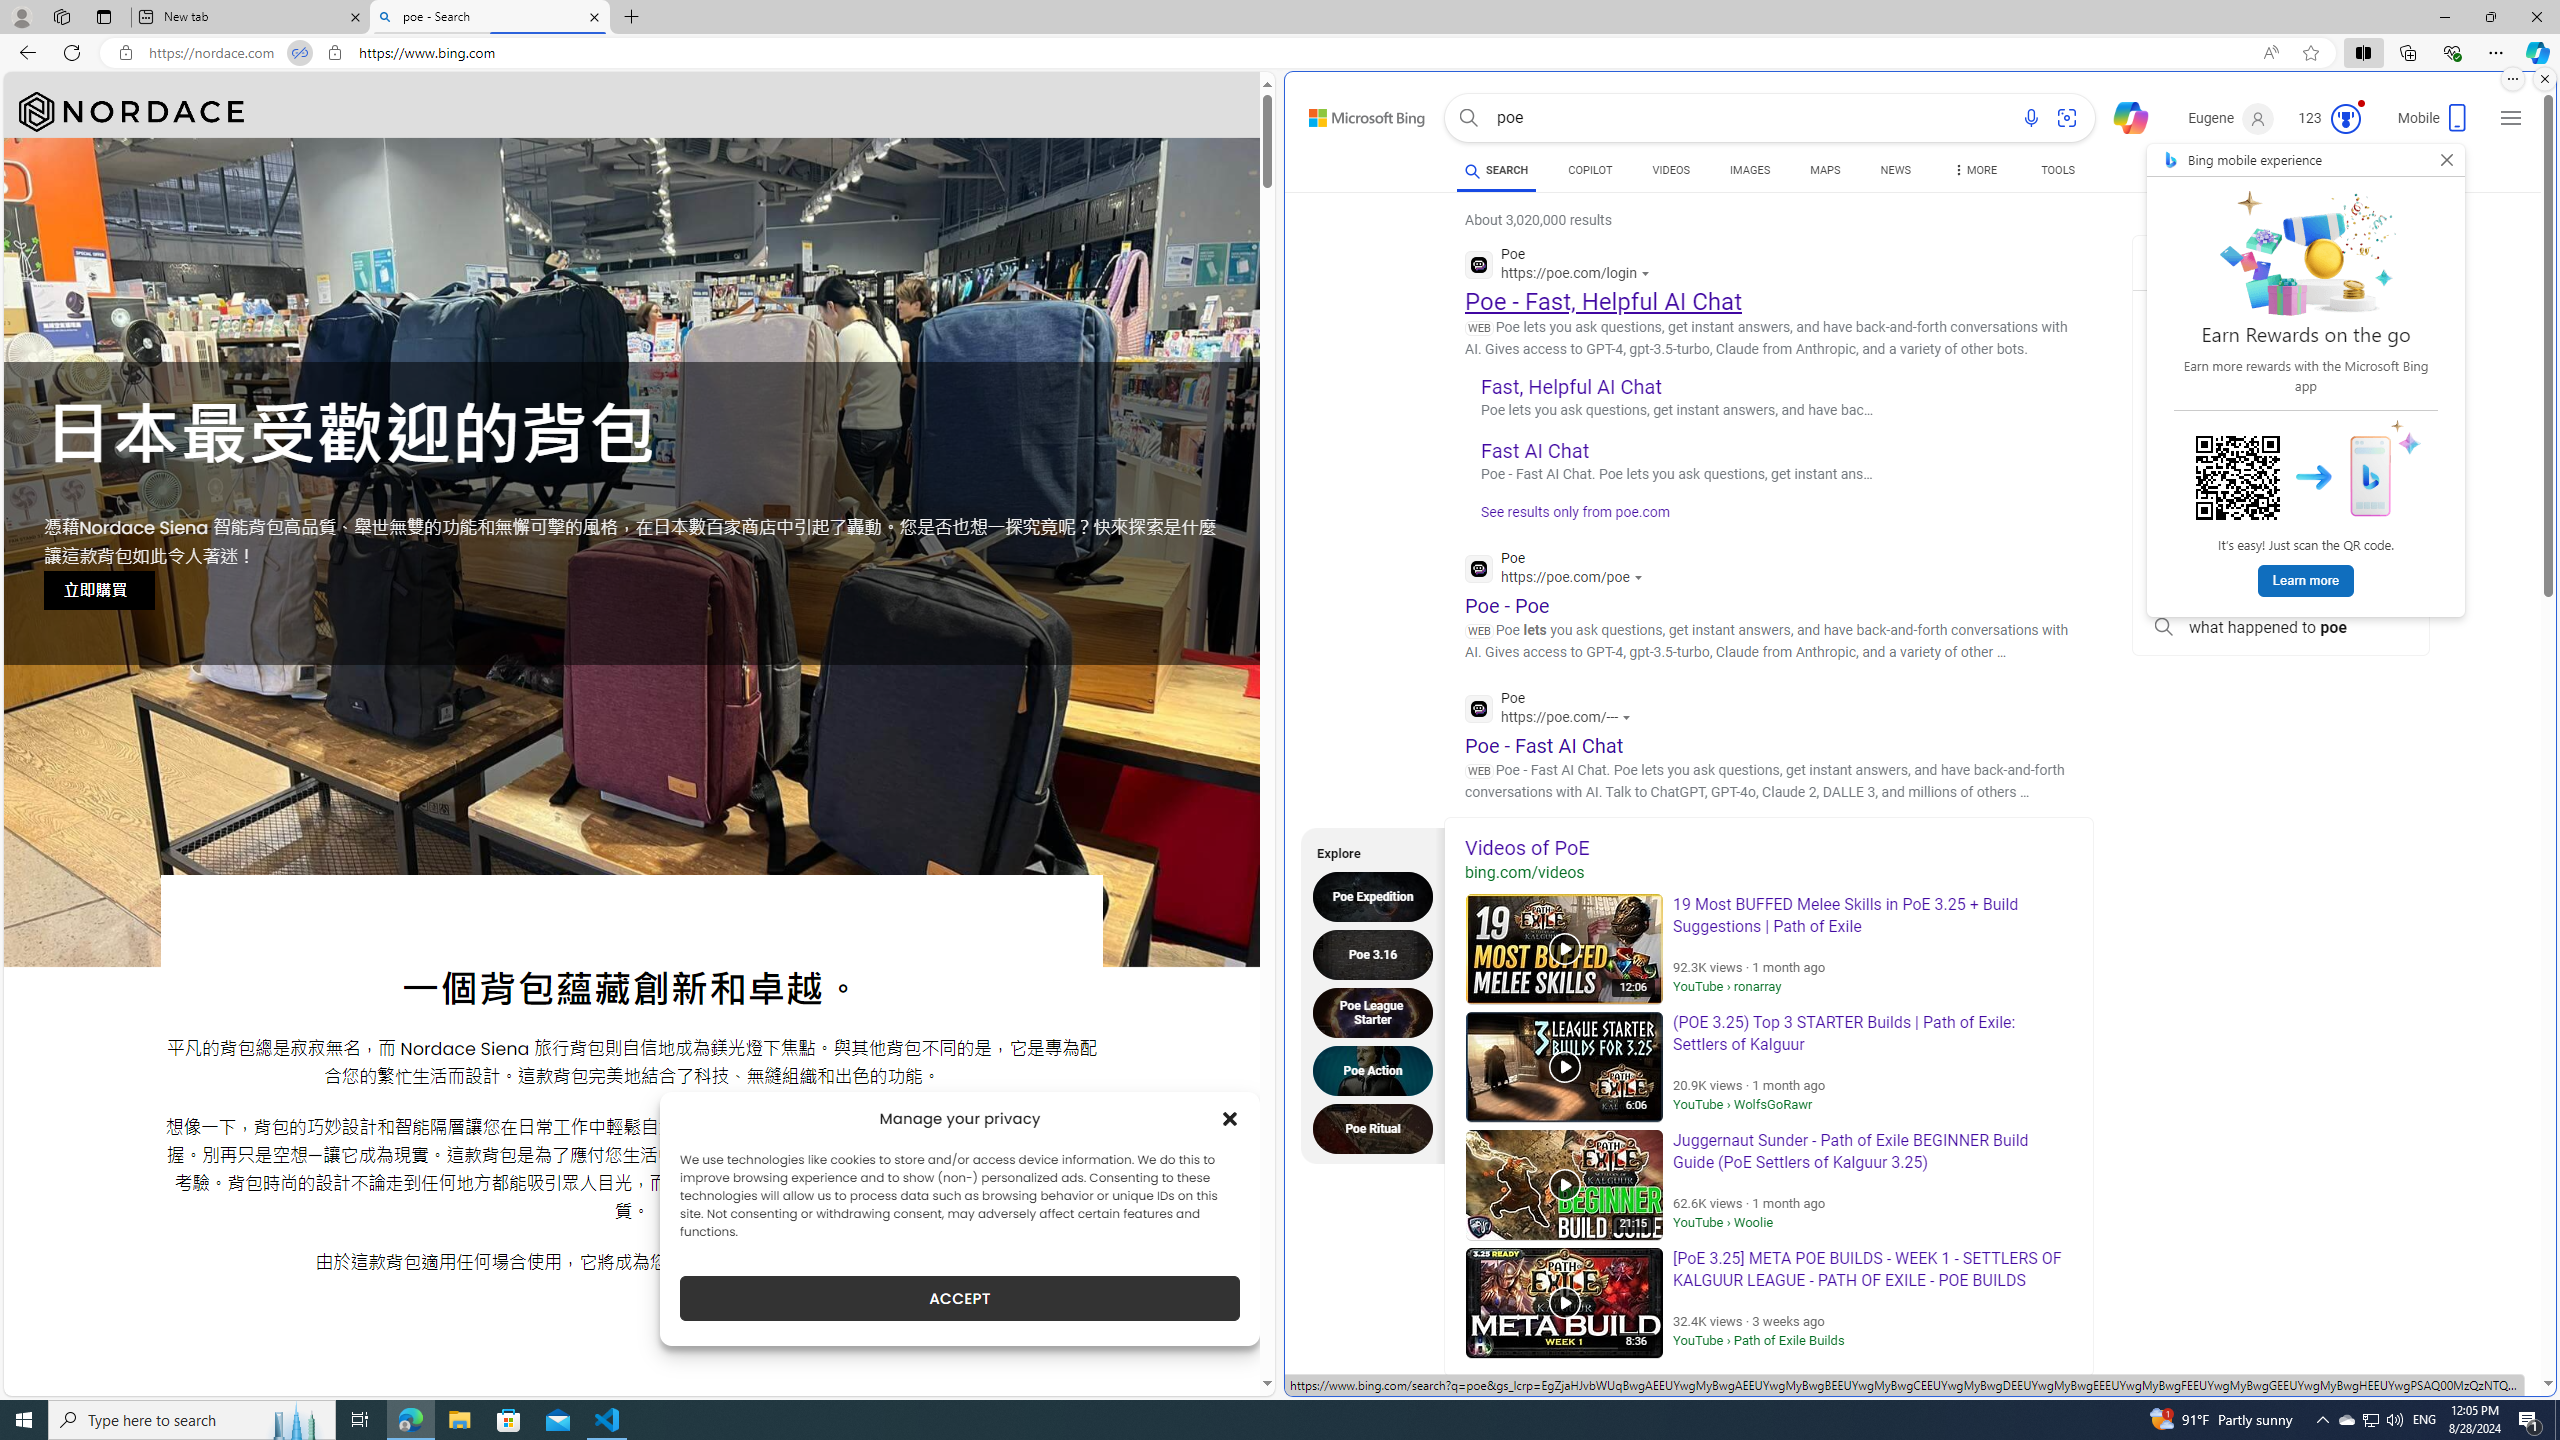 This screenshot has height=1440, width=2560. Describe the element at coordinates (2121, 114) in the screenshot. I see `'Chat'` at that location.